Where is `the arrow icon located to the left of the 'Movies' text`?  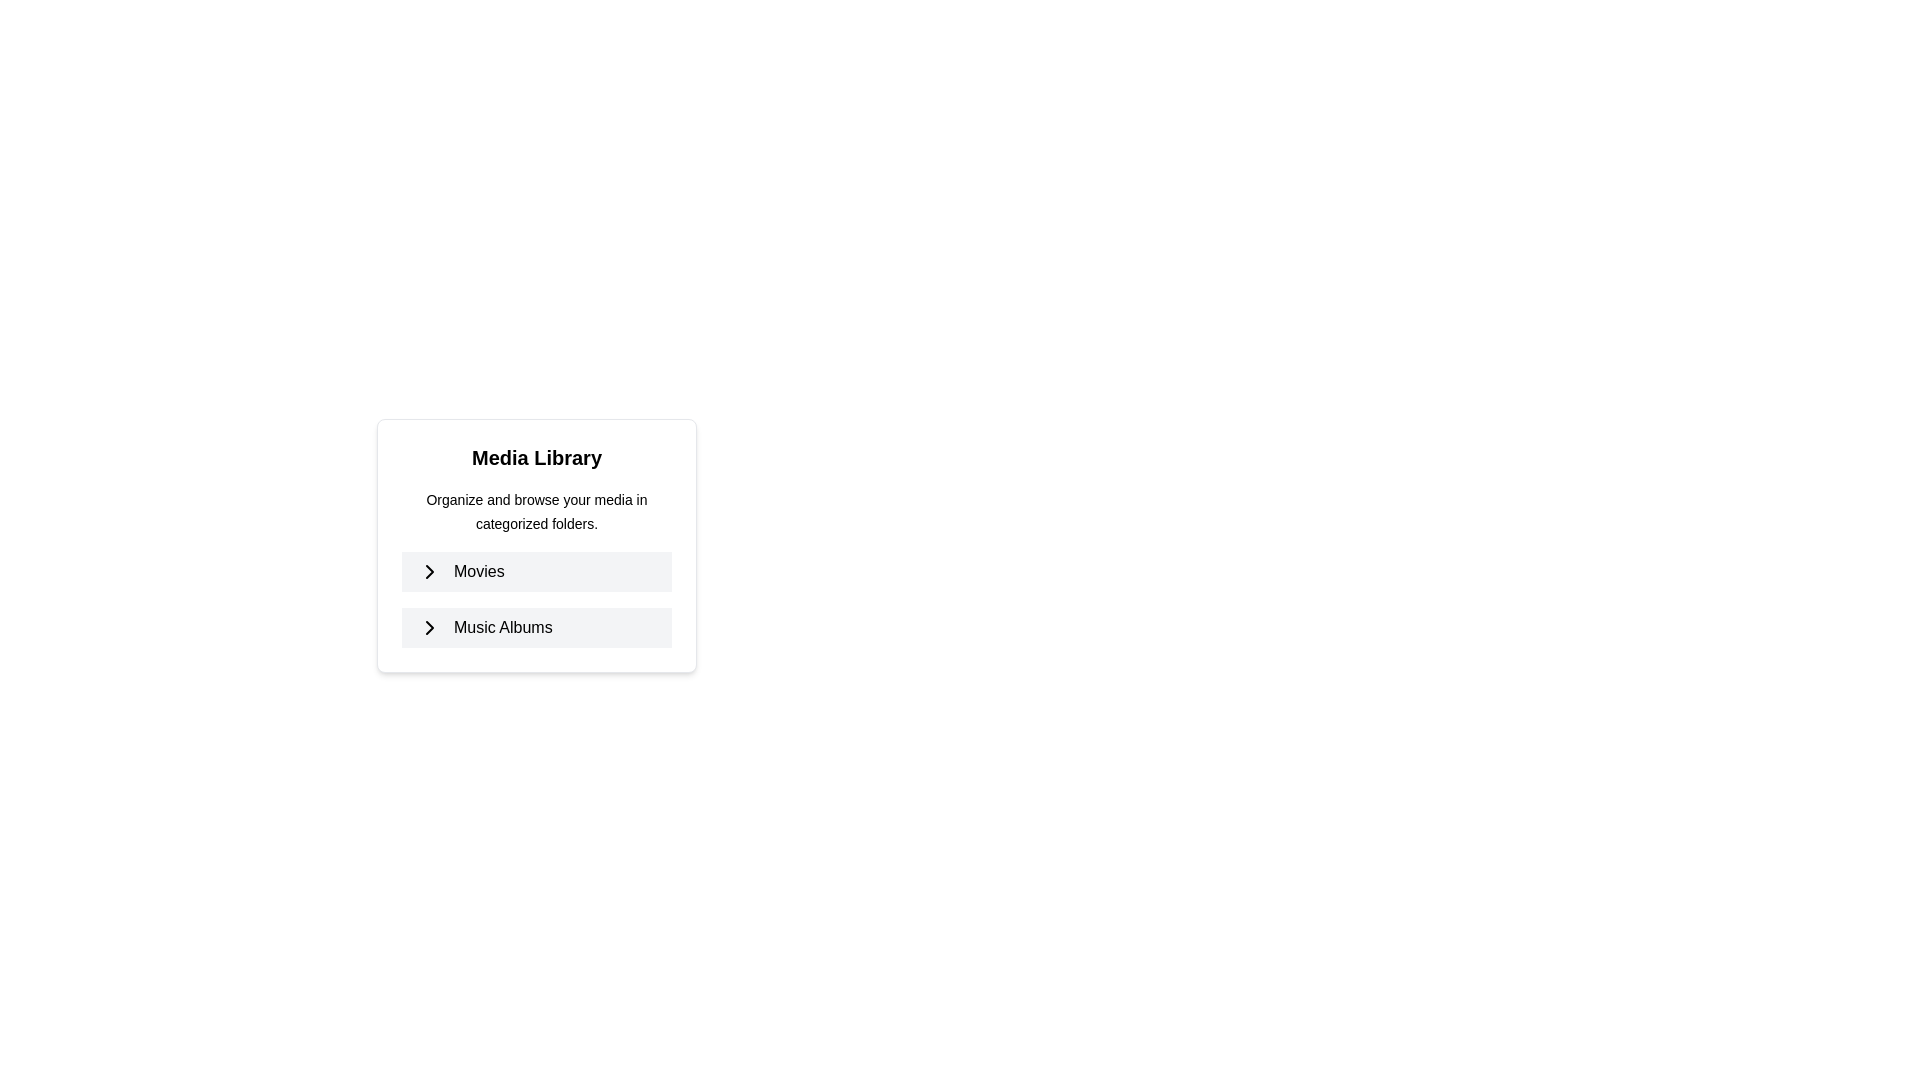
the arrow icon located to the left of the 'Movies' text is located at coordinates (429, 571).